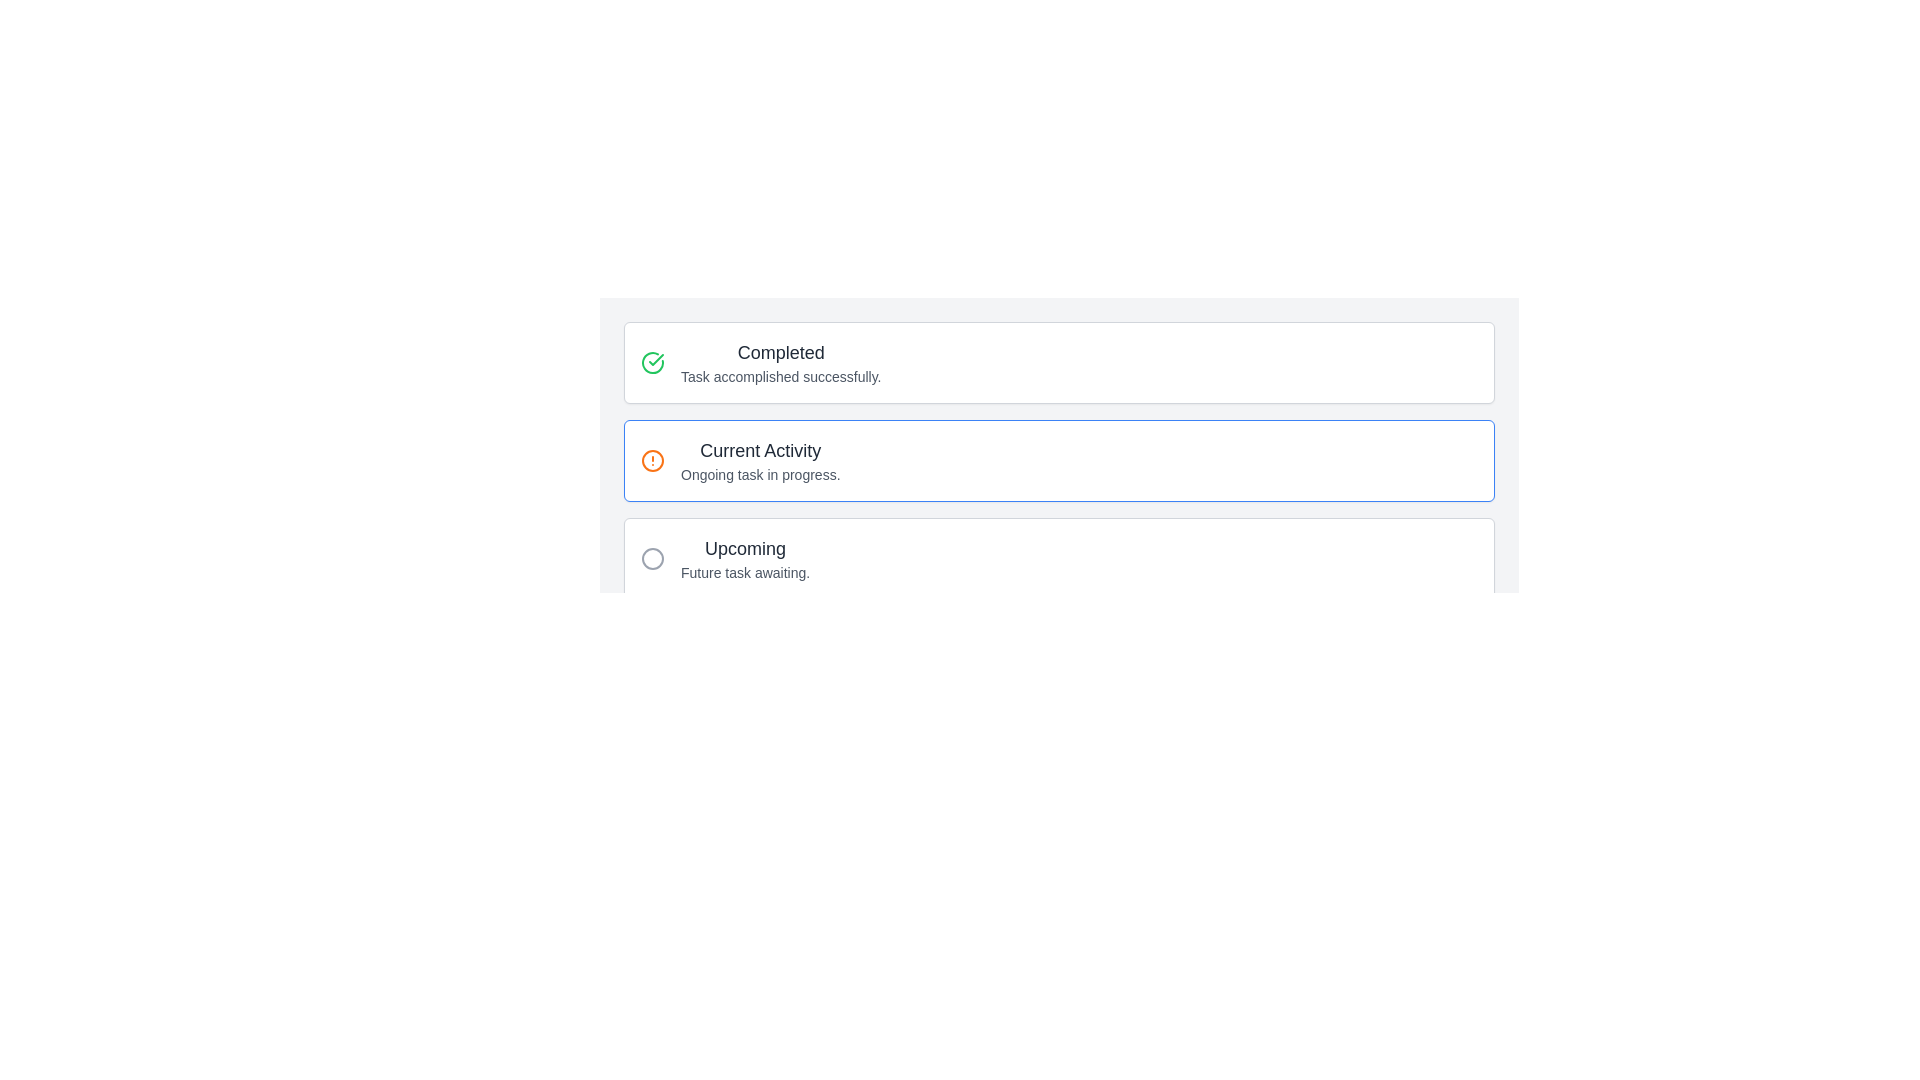 The height and width of the screenshot is (1080, 1920). I want to click on the gray circular shape that serves as the graphical marker for the 'Upcoming' list item, which is the third item in a vertical list, so click(652, 559).